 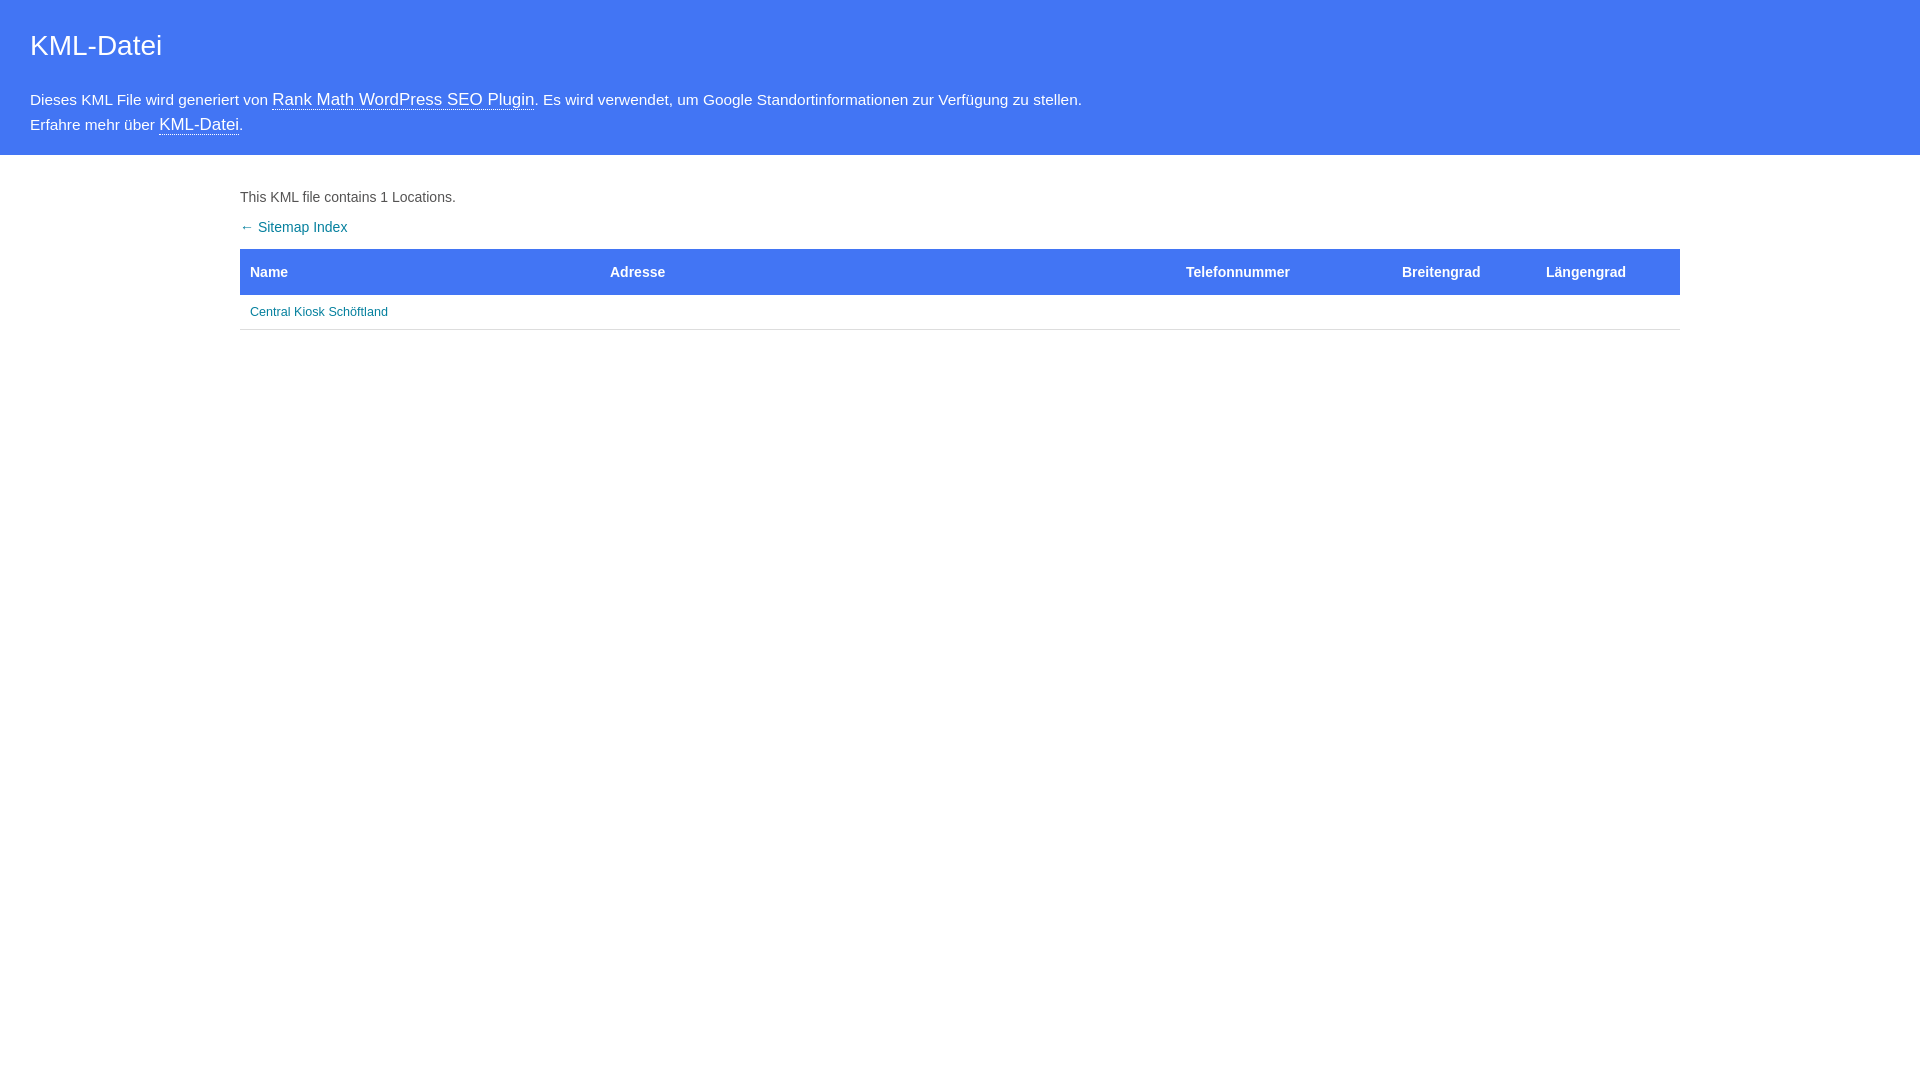 I want to click on 'KML-Datei', so click(x=157, y=124).